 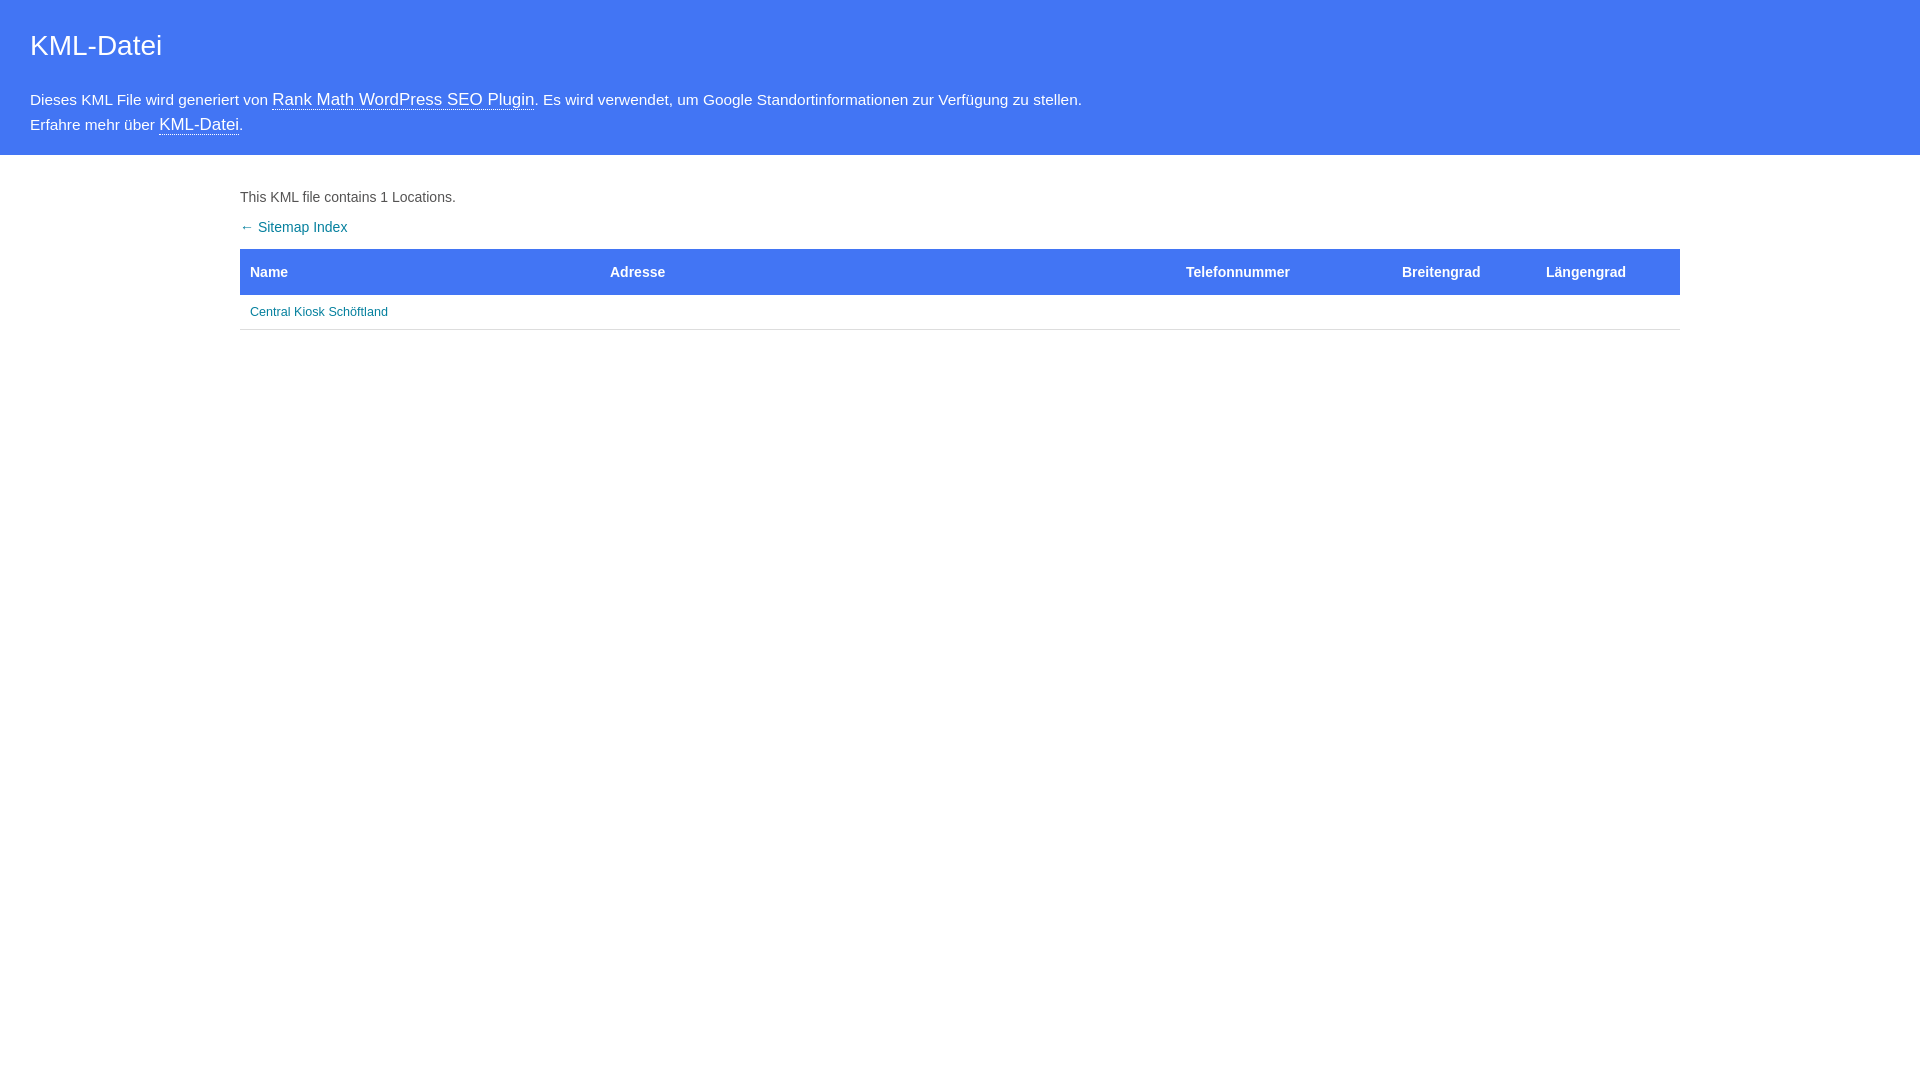 I want to click on 'KML-Datei', so click(x=157, y=124).